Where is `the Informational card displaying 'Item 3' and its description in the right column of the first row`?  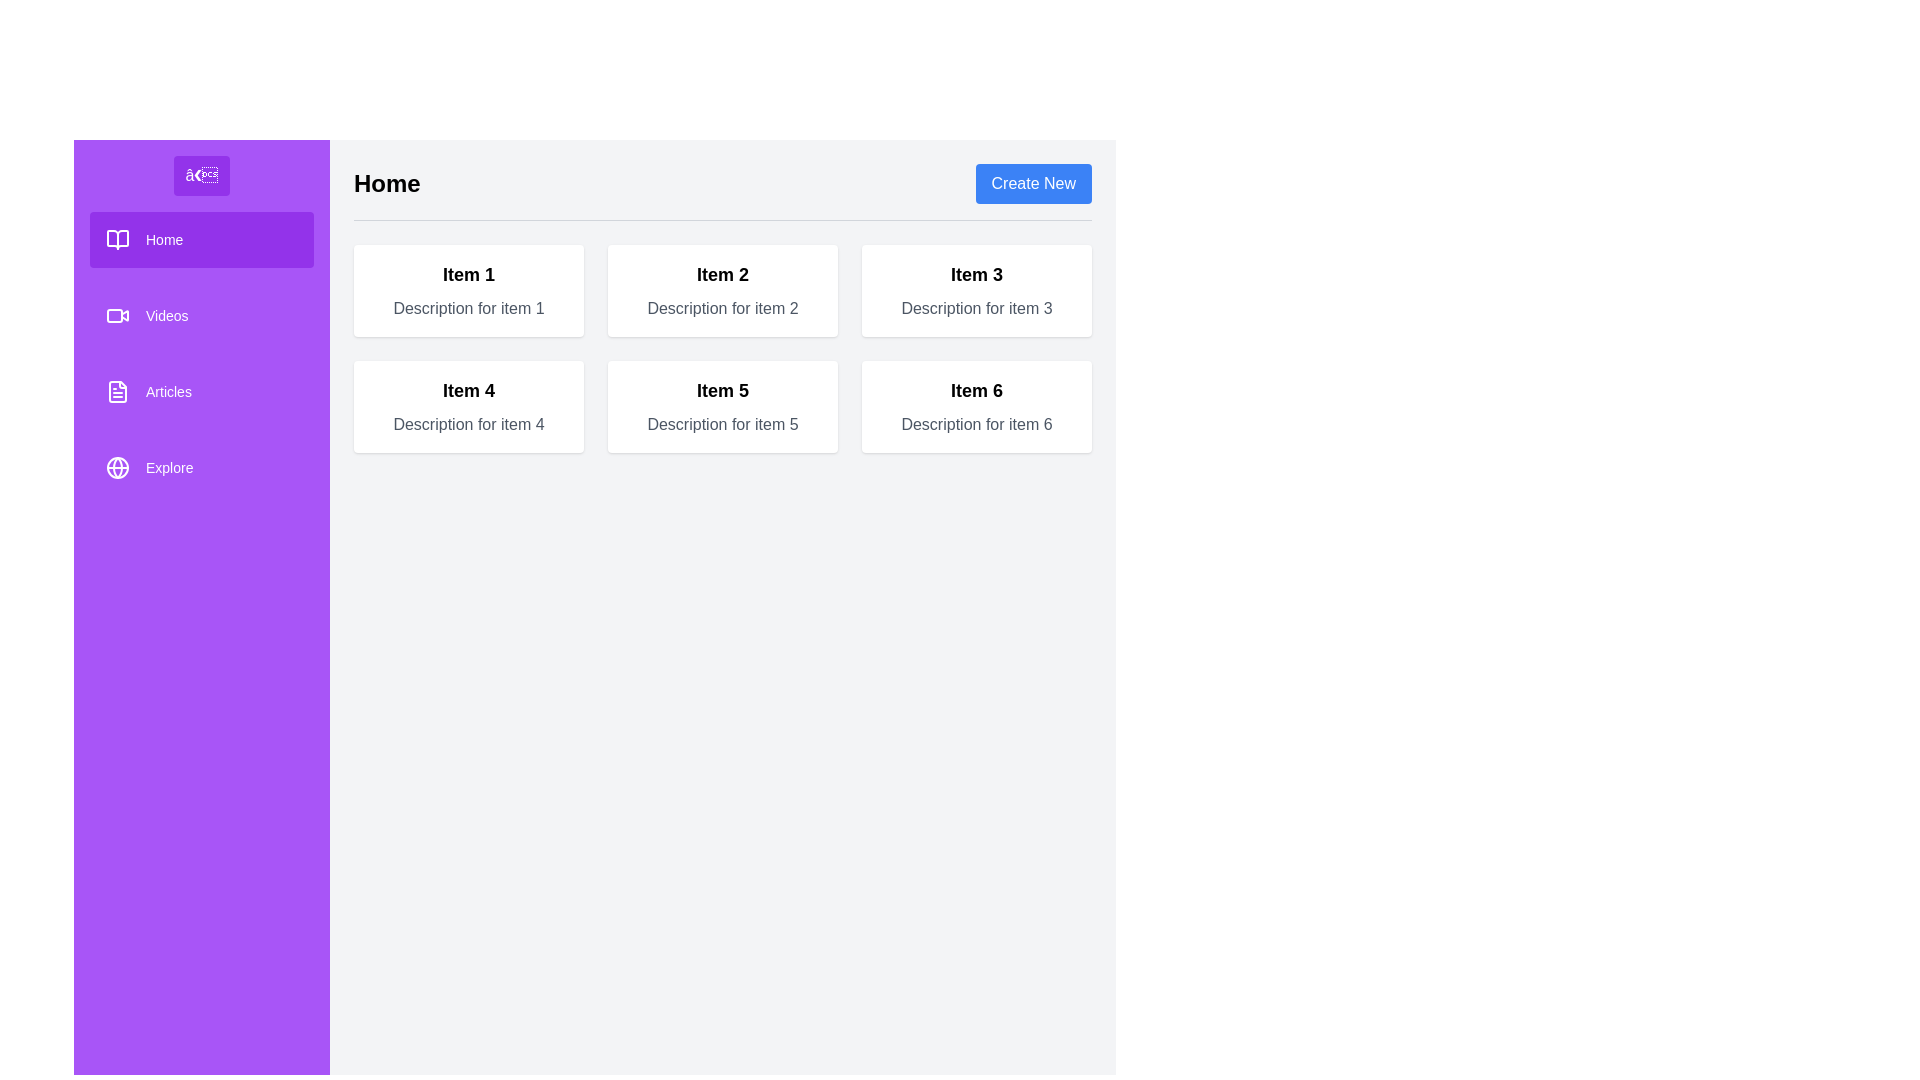 the Informational card displaying 'Item 3' and its description in the right column of the first row is located at coordinates (977, 290).